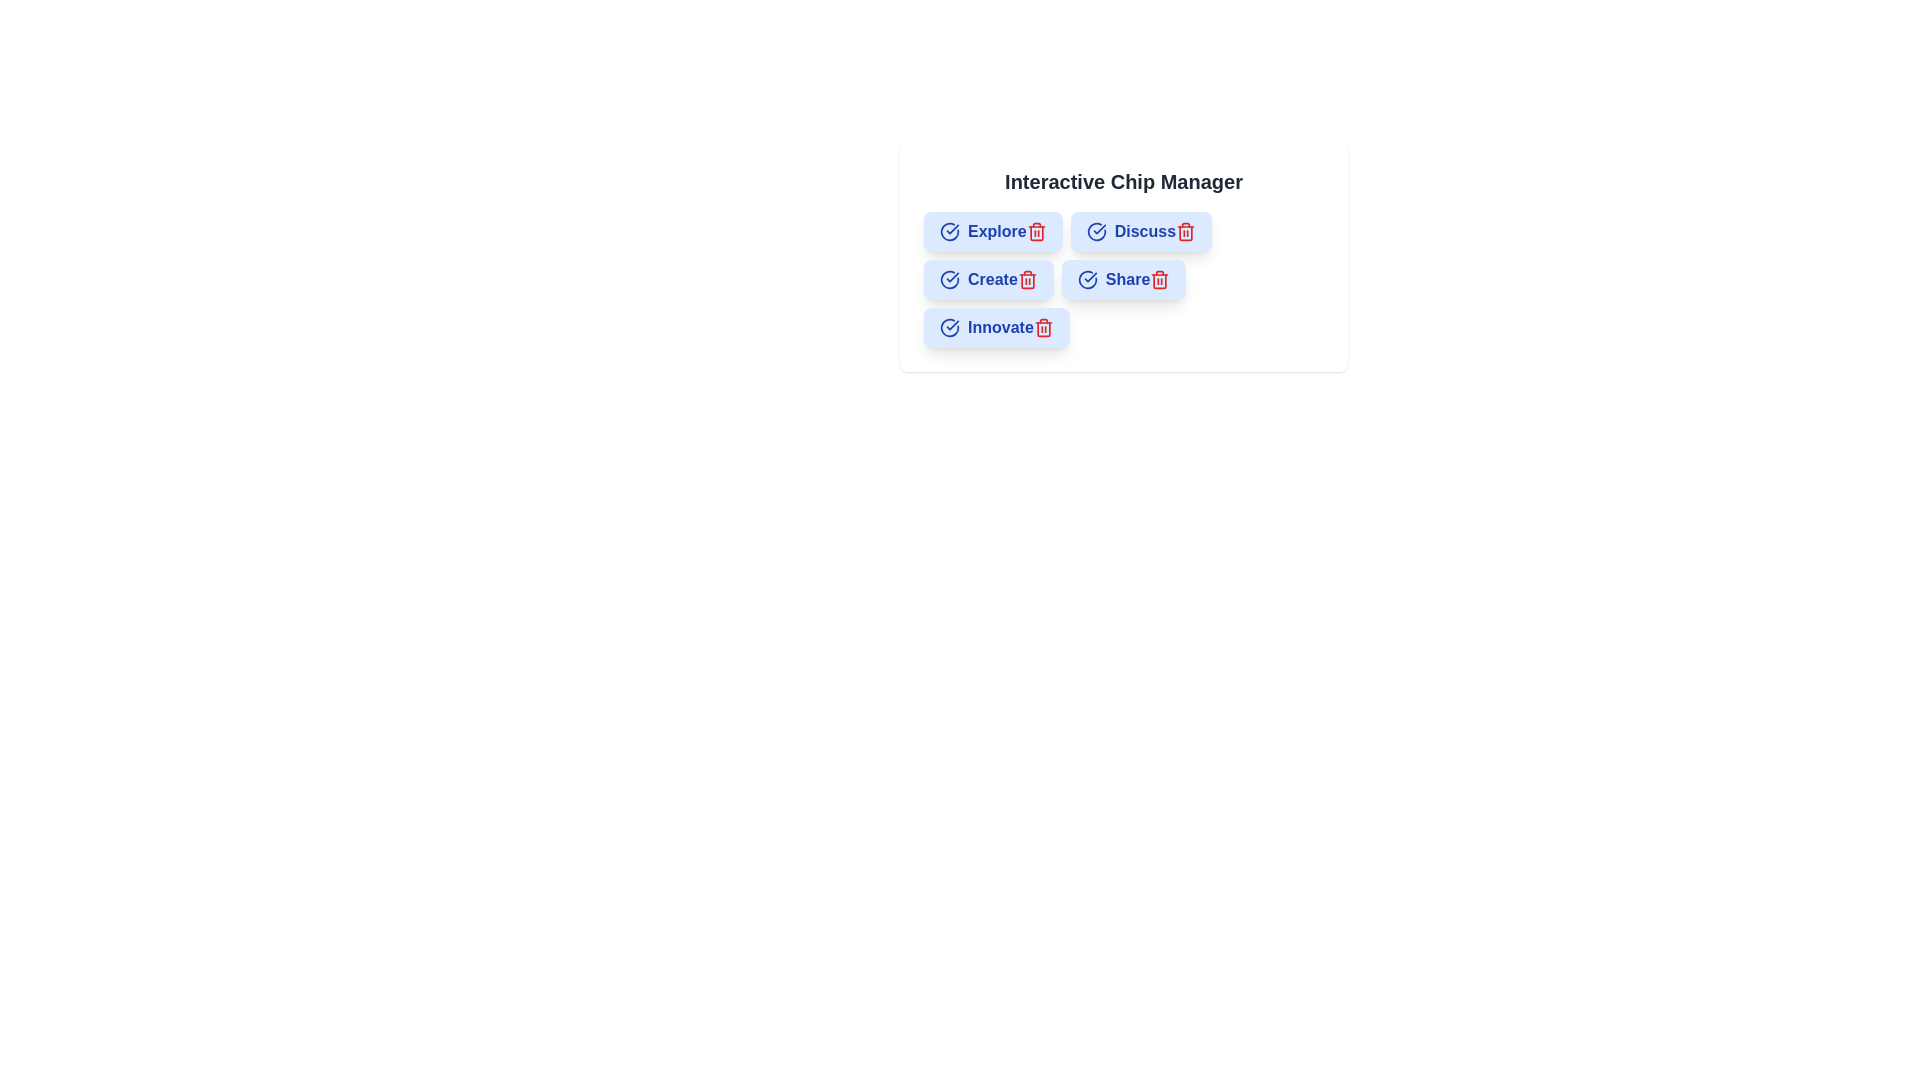 This screenshot has height=1080, width=1920. I want to click on the chip labeled Discuss, so click(1141, 230).